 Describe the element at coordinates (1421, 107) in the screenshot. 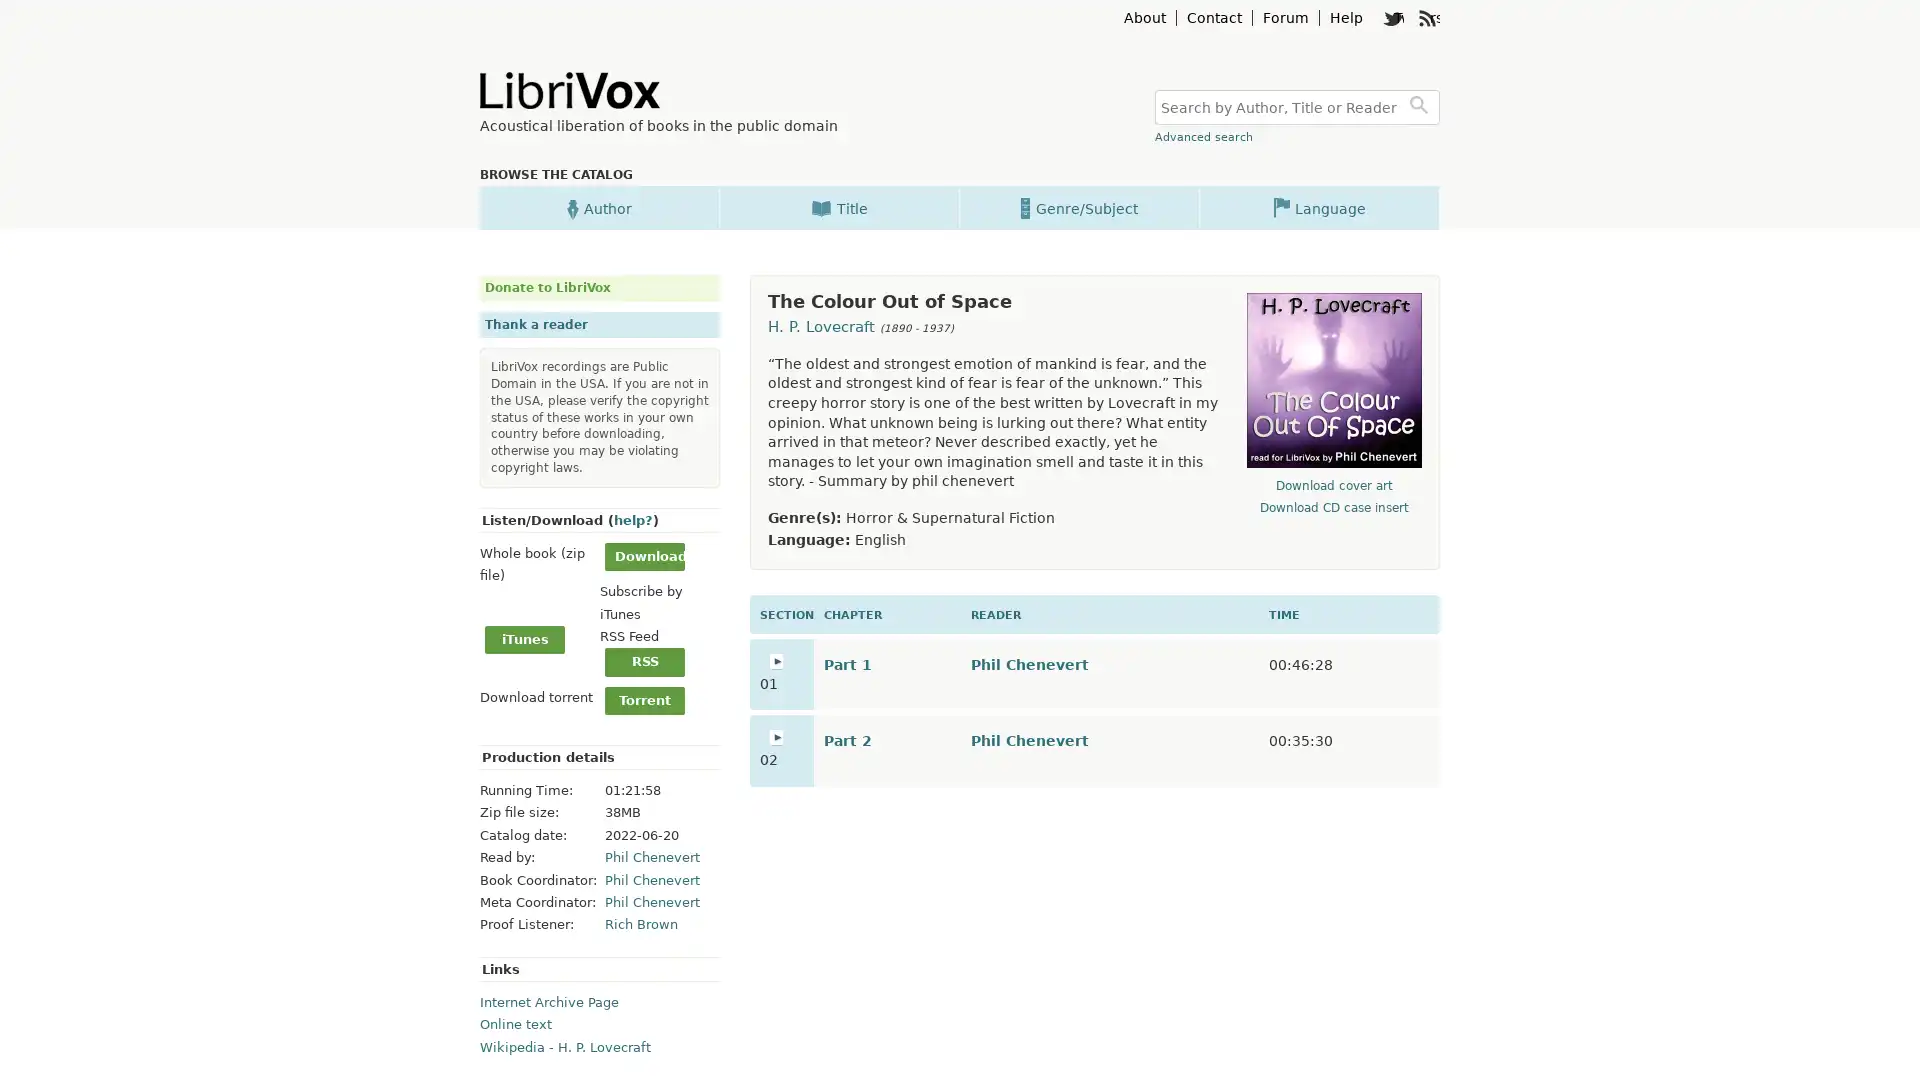

I see `Search` at that location.